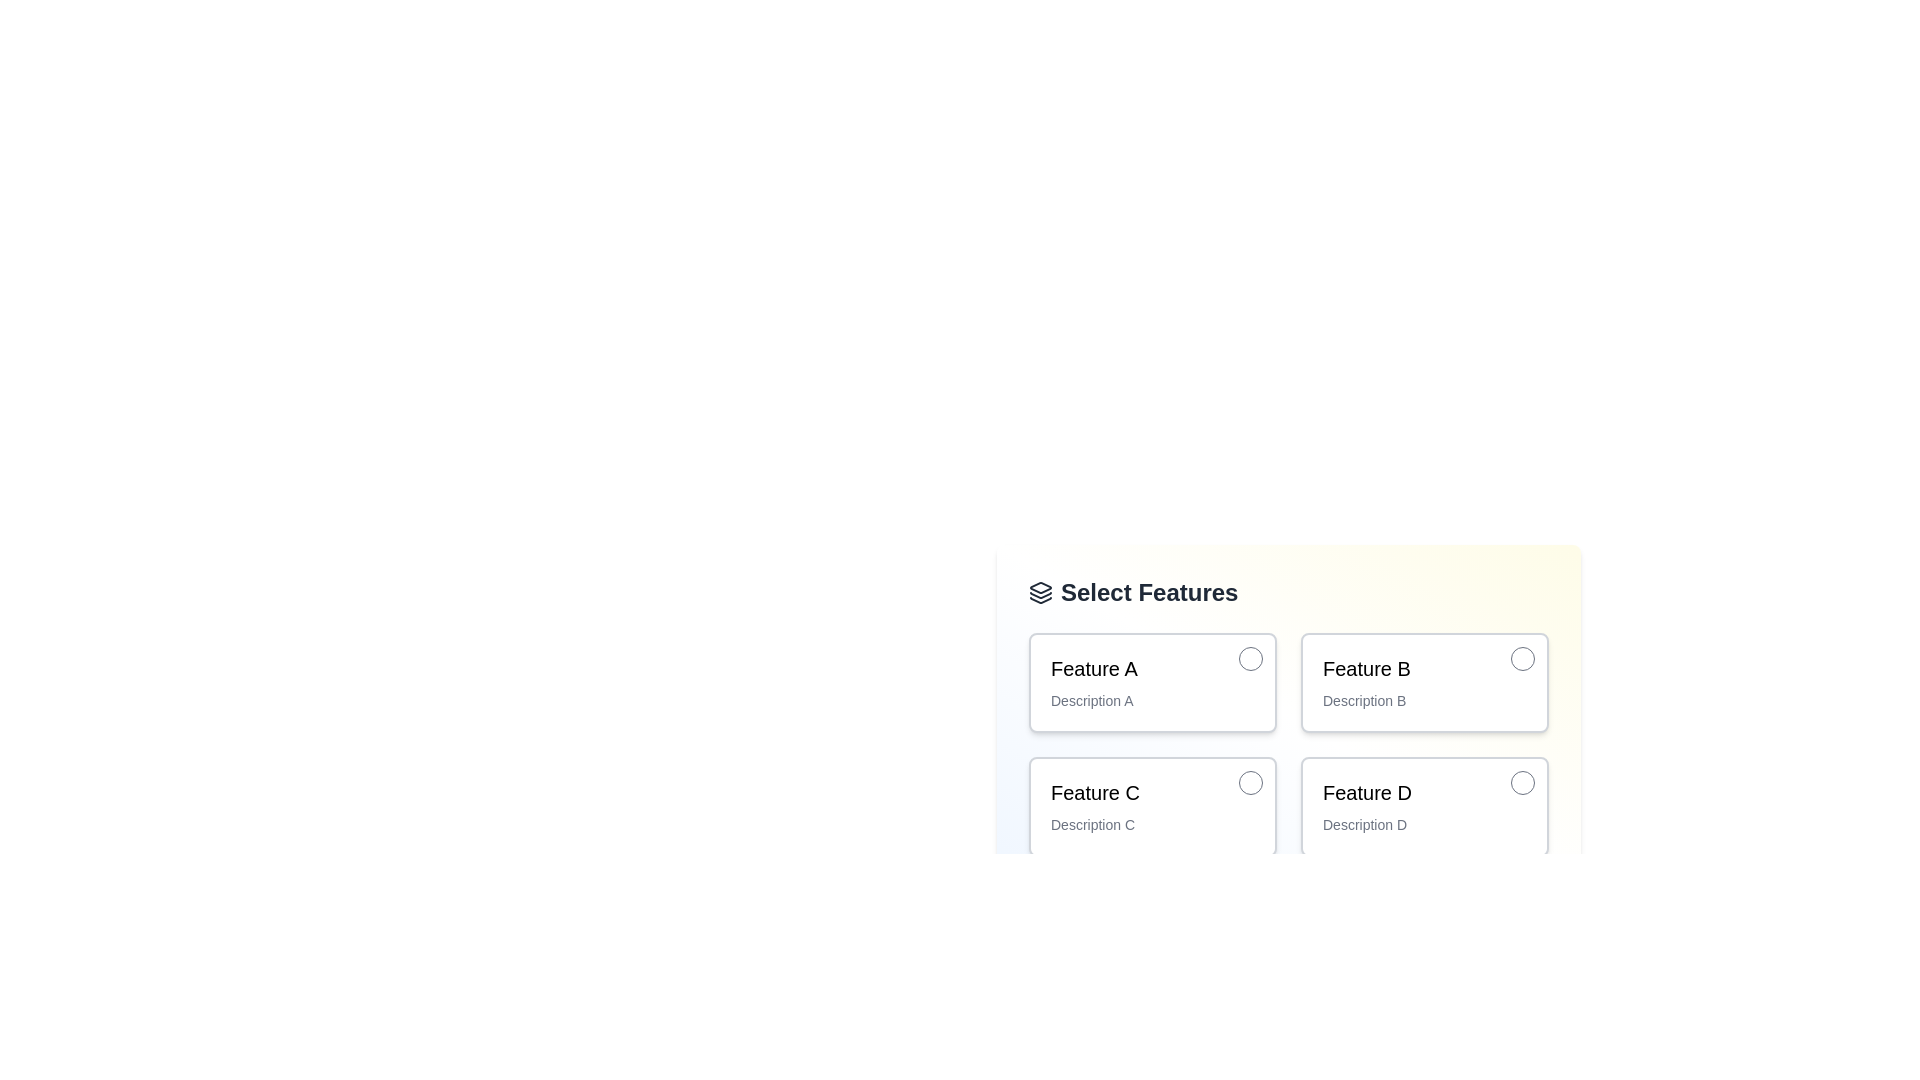  What do you see at coordinates (1521, 659) in the screenshot?
I see `the small circular button with a white background and gray border located in the top-right corner of 'Feature B' and 'Description B'` at bounding box center [1521, 659].